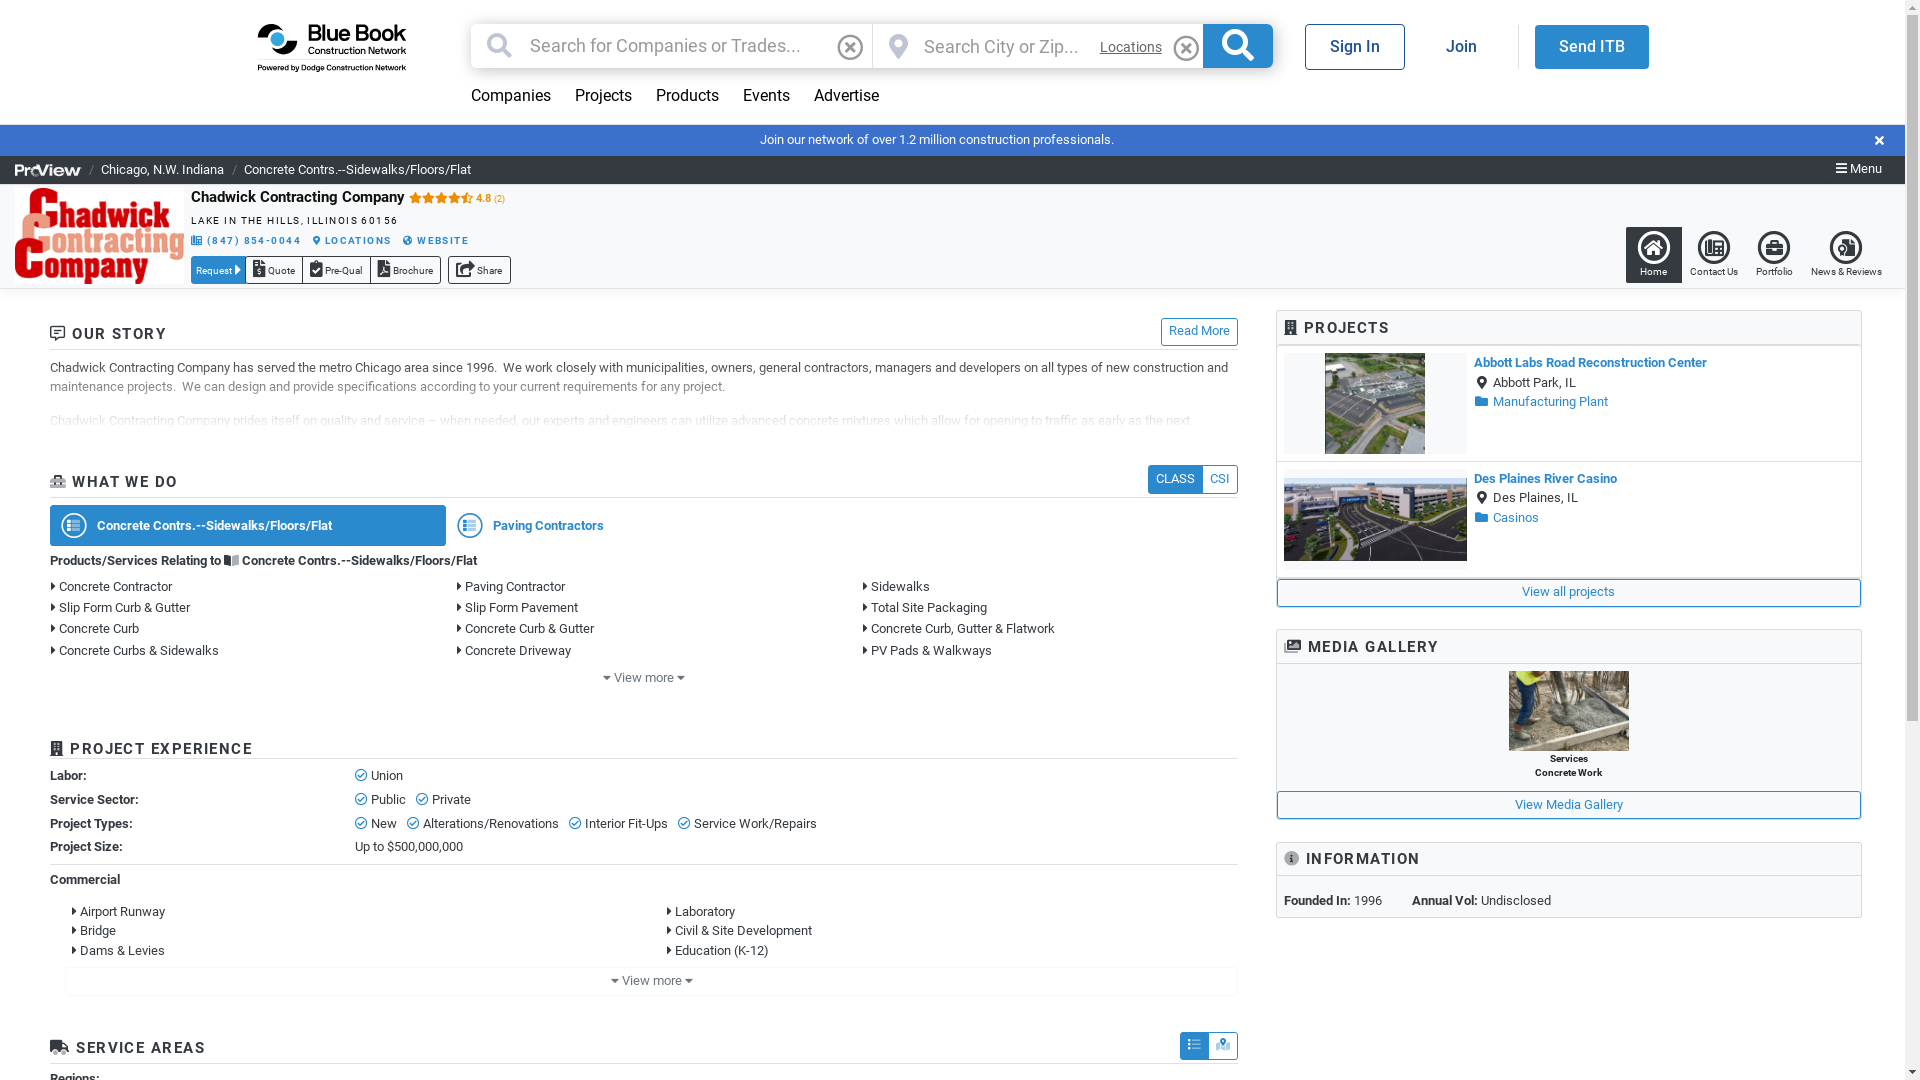  Describe the element at coordinates (404, 270) in the screenshot. I see `'Brochure'` at that location.